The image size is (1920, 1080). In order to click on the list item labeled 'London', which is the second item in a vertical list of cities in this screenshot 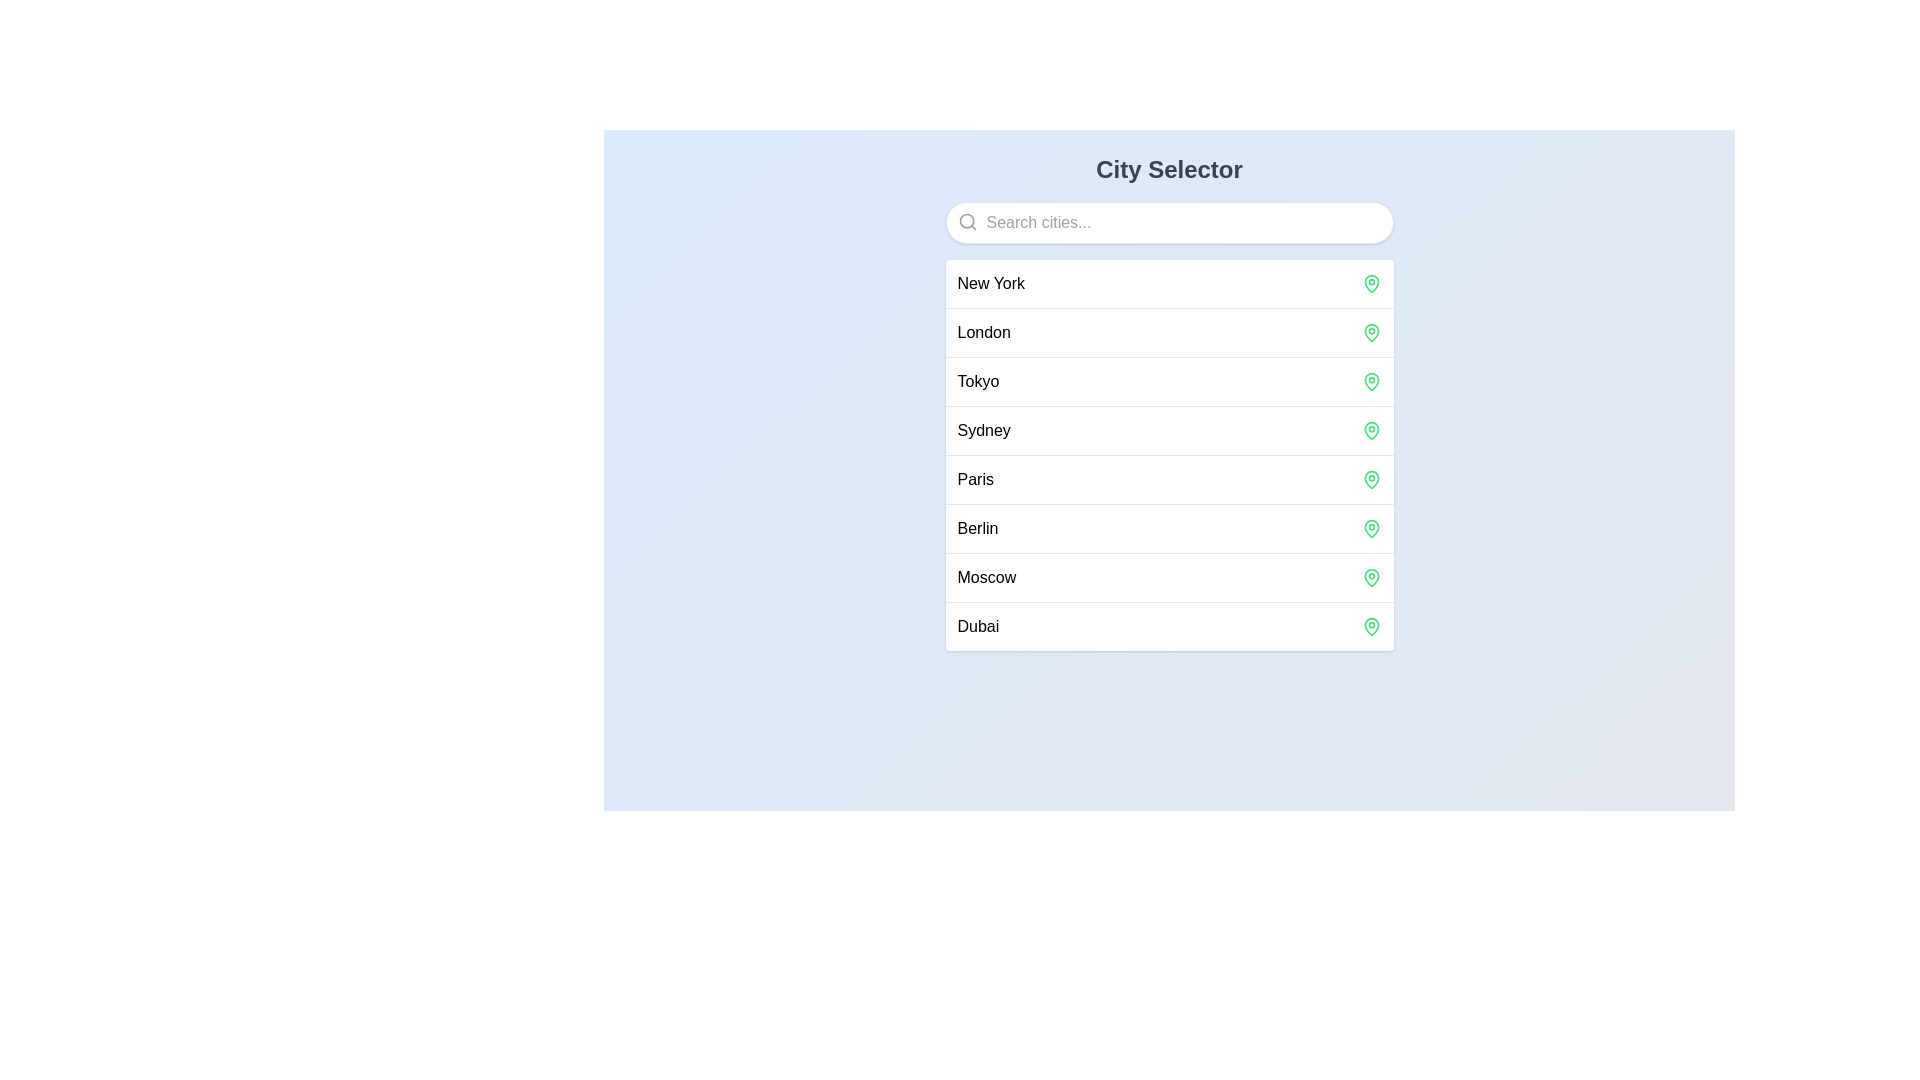, I will do `click(1169, 331)`.